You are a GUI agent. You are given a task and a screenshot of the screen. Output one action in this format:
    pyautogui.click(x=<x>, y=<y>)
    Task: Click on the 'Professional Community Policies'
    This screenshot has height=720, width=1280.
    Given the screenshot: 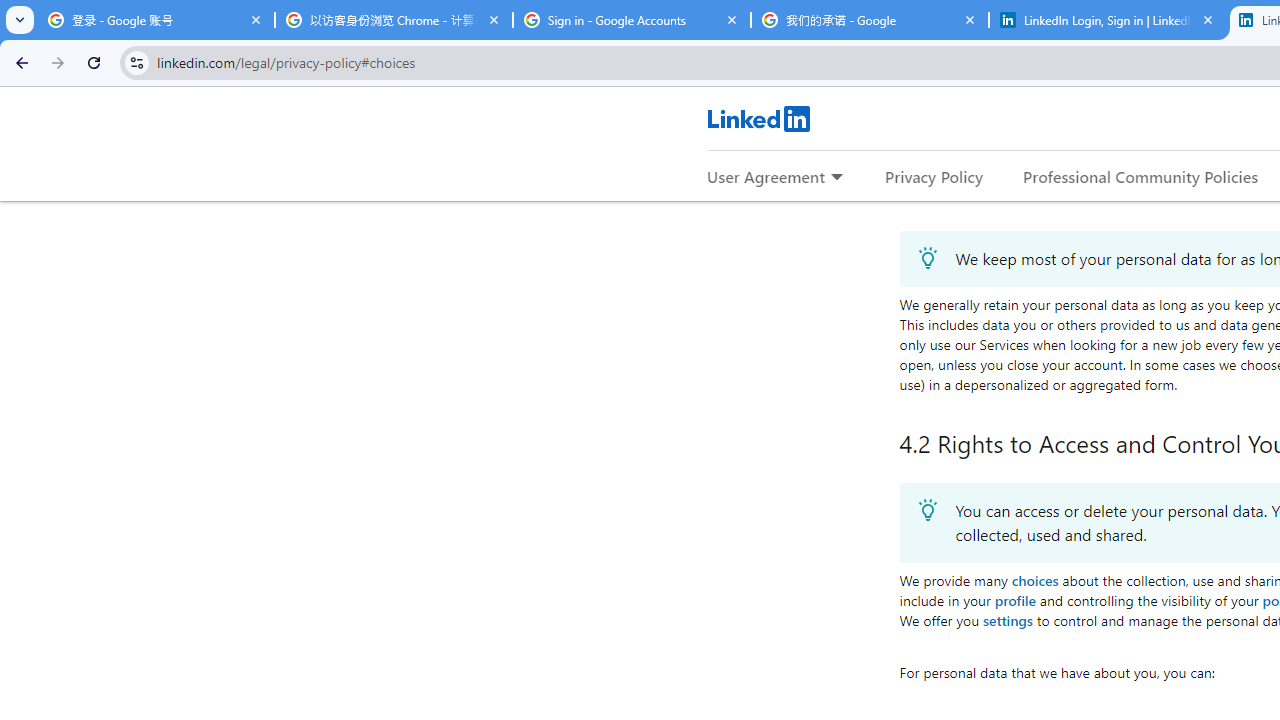 What is the action you would take?
    pyautogui.click(x=1141, y=175)
    